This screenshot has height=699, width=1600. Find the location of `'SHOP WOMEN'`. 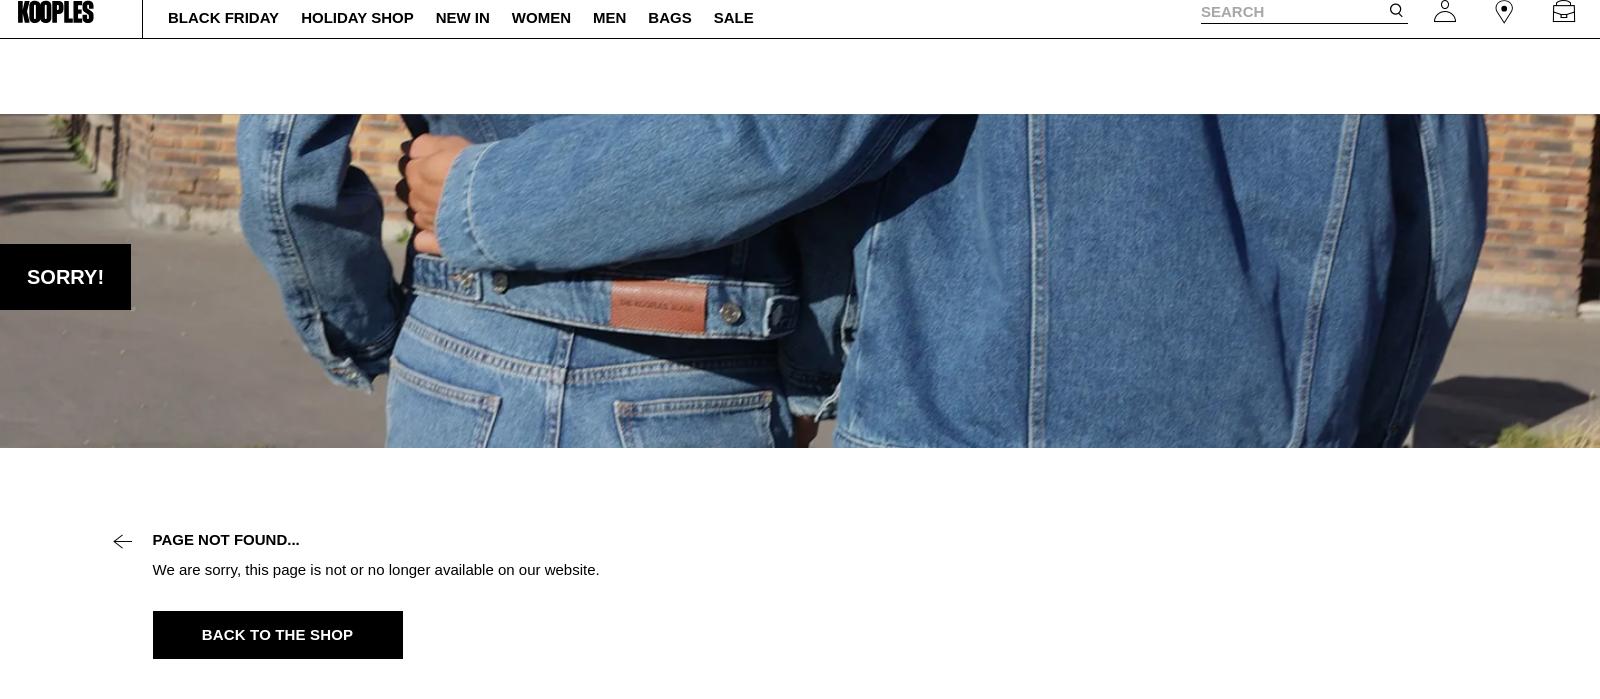

'SHOP WOMEN' is located at coordinates (895, 18).